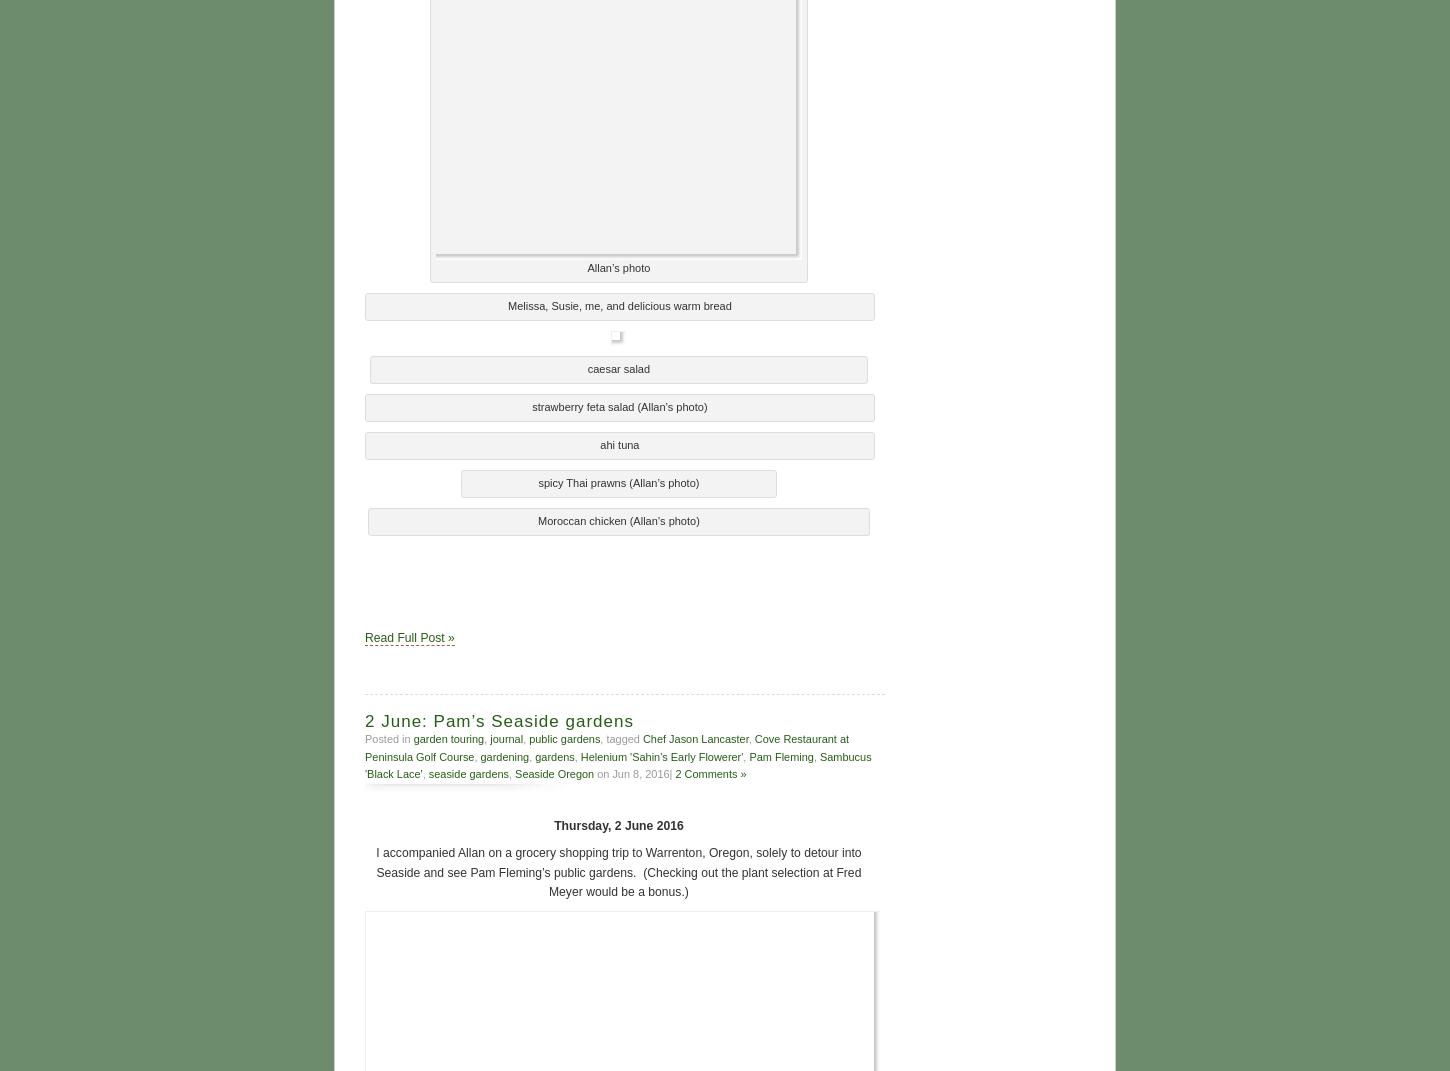 Image resolution: width=1450 pixels, height=1071 pixels. Describe the element at coordinates (580, 753) in the screenshot. I see `'Helenium 'Sahin's Early Flowerer''` at that location.